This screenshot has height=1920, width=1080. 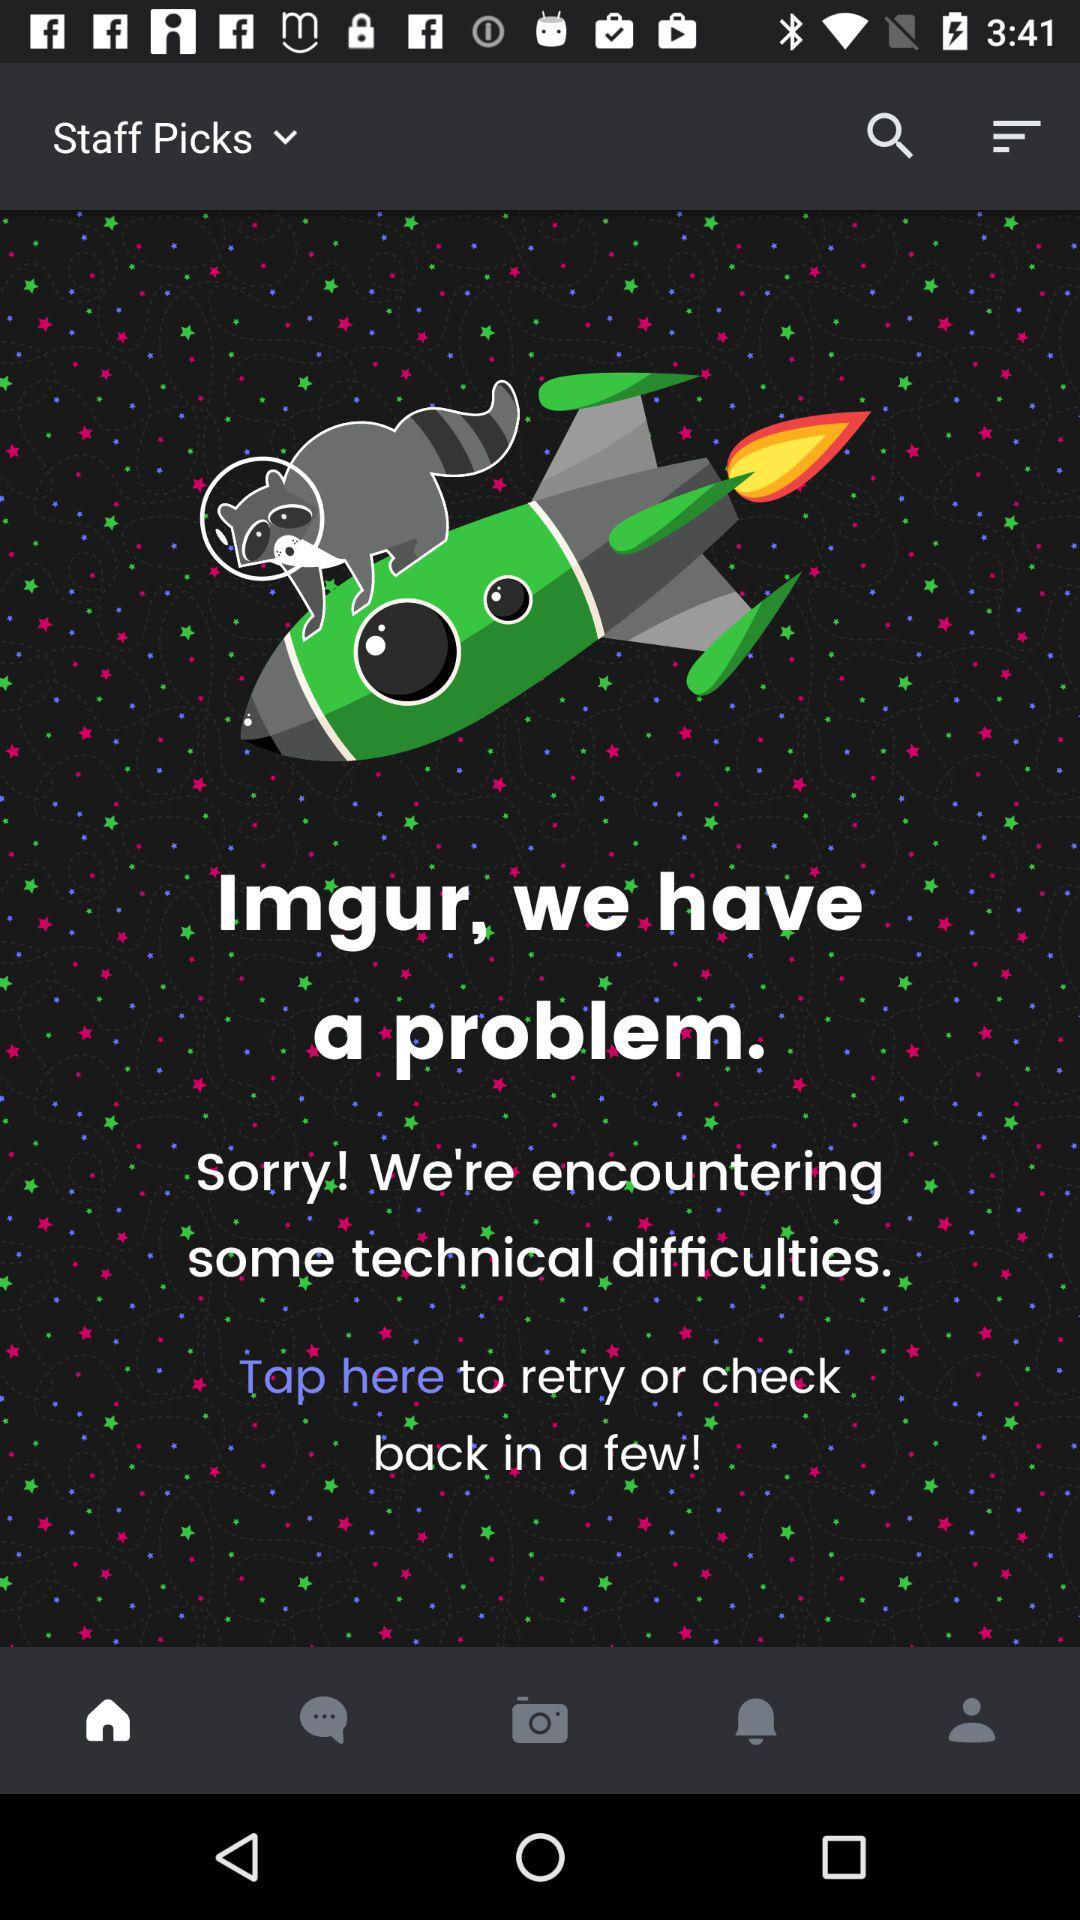 What do you see at coordinates (890, 135) in the screenshot?
I see `the item next to staff picks item` at bounding box center [890, 135].